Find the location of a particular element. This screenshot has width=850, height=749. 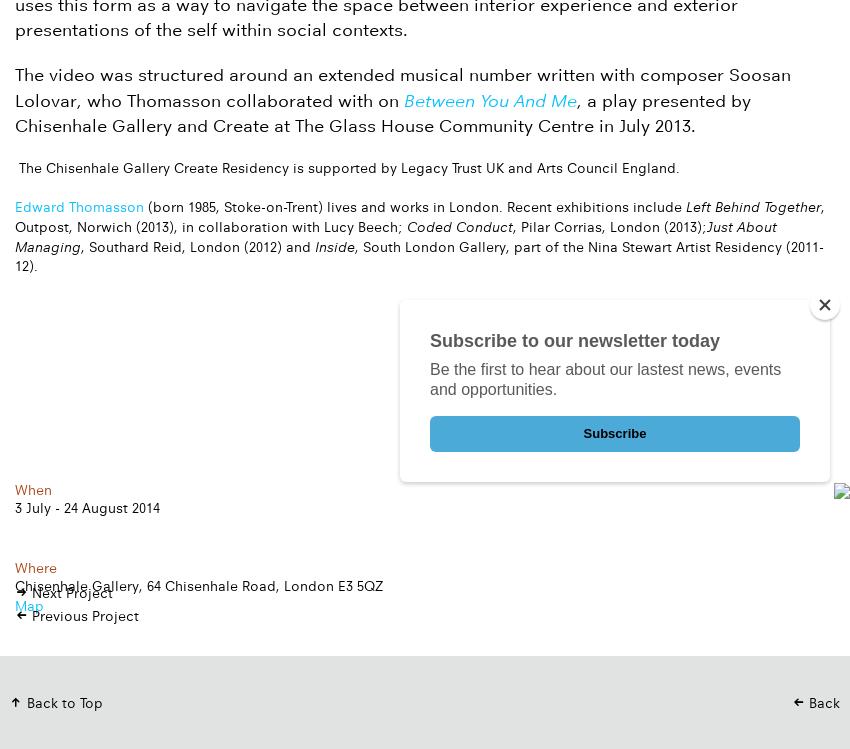

', Pilar Corrias, London (2013);' is located at coordinates (608, 227).